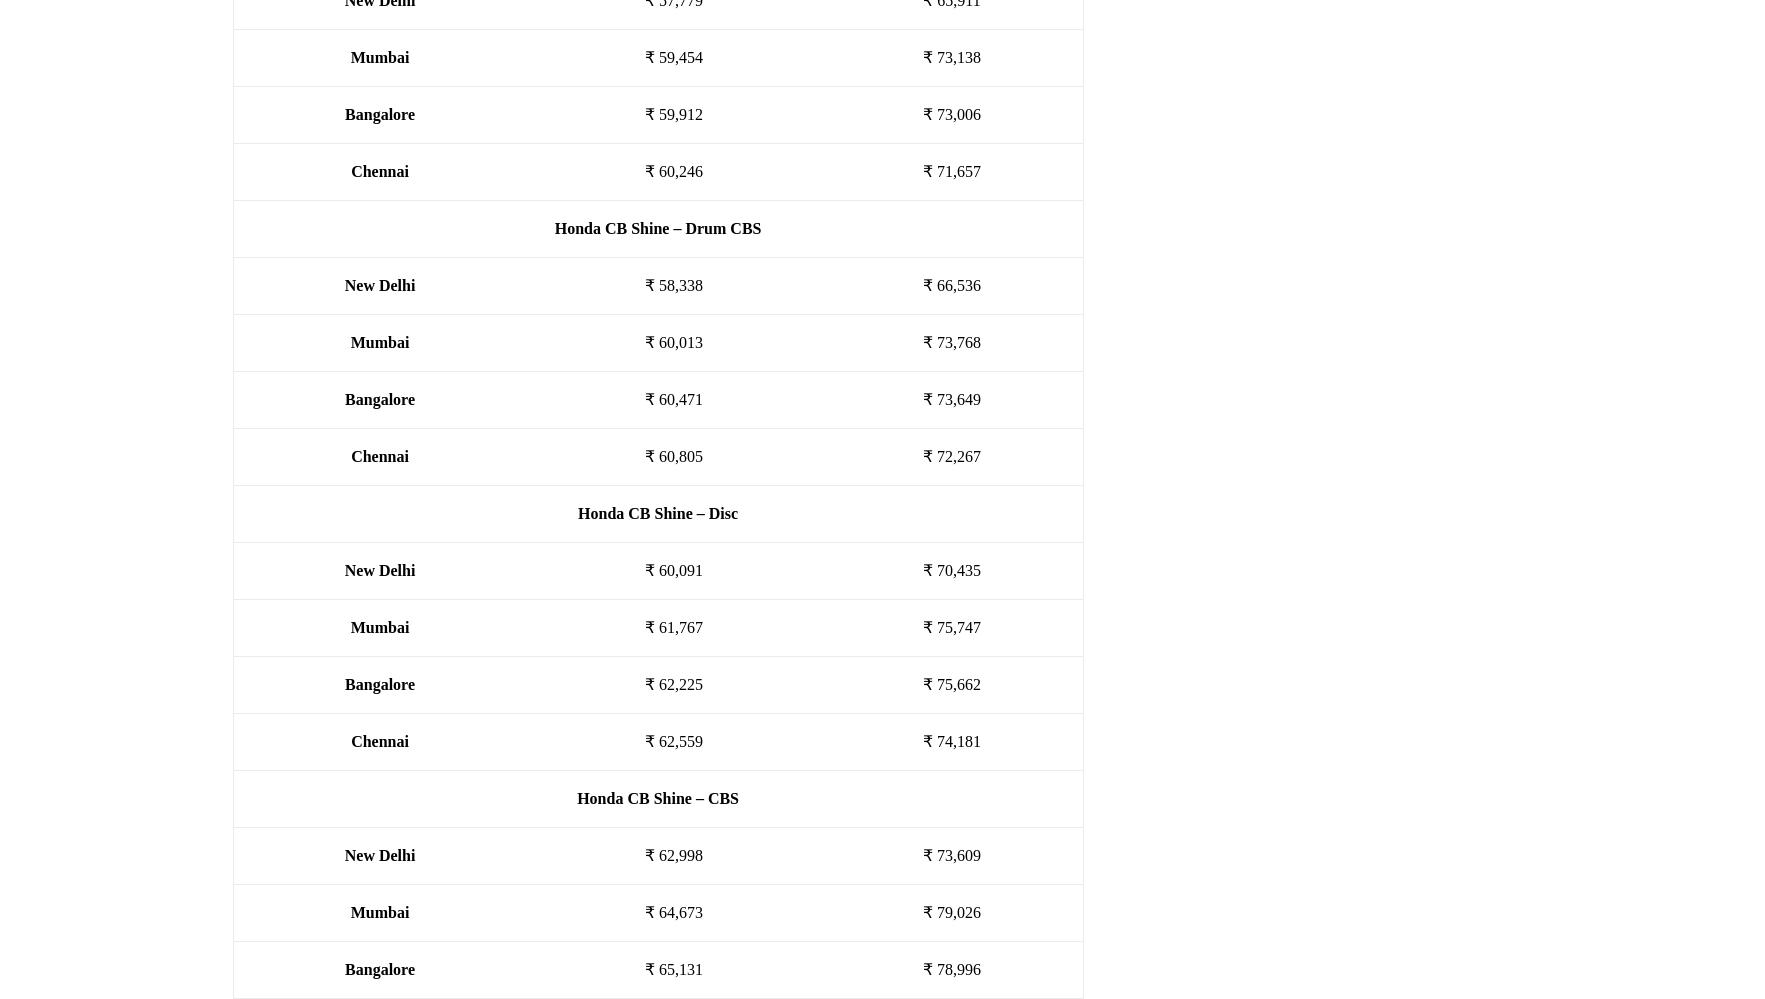 Image resolution: width=1765 pixels, height=999 pixels. What do you see at coordinates (950, 170) in the screenshot?
I see `'₹ 71,657'` at bounding box center [950, 170].